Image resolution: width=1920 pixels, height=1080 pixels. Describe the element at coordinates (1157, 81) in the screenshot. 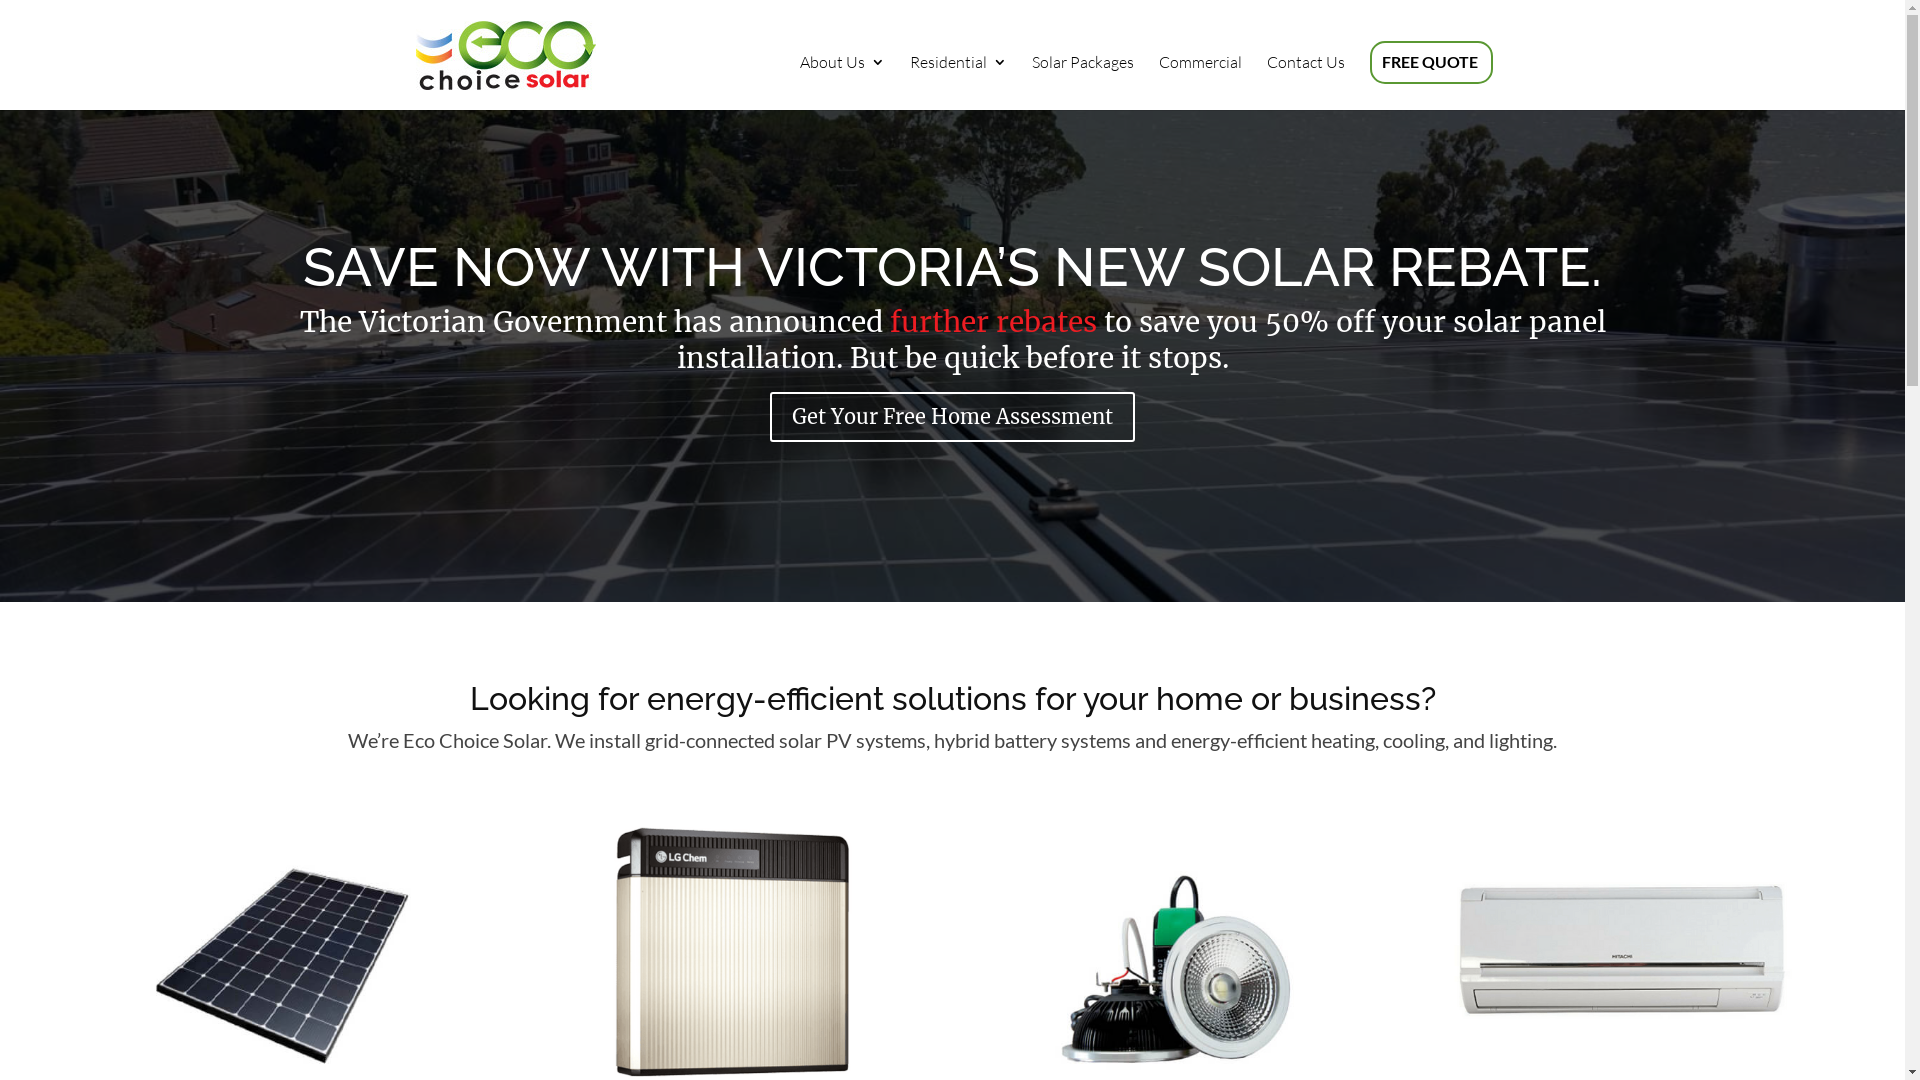

I see `'Commercial'` at that location.